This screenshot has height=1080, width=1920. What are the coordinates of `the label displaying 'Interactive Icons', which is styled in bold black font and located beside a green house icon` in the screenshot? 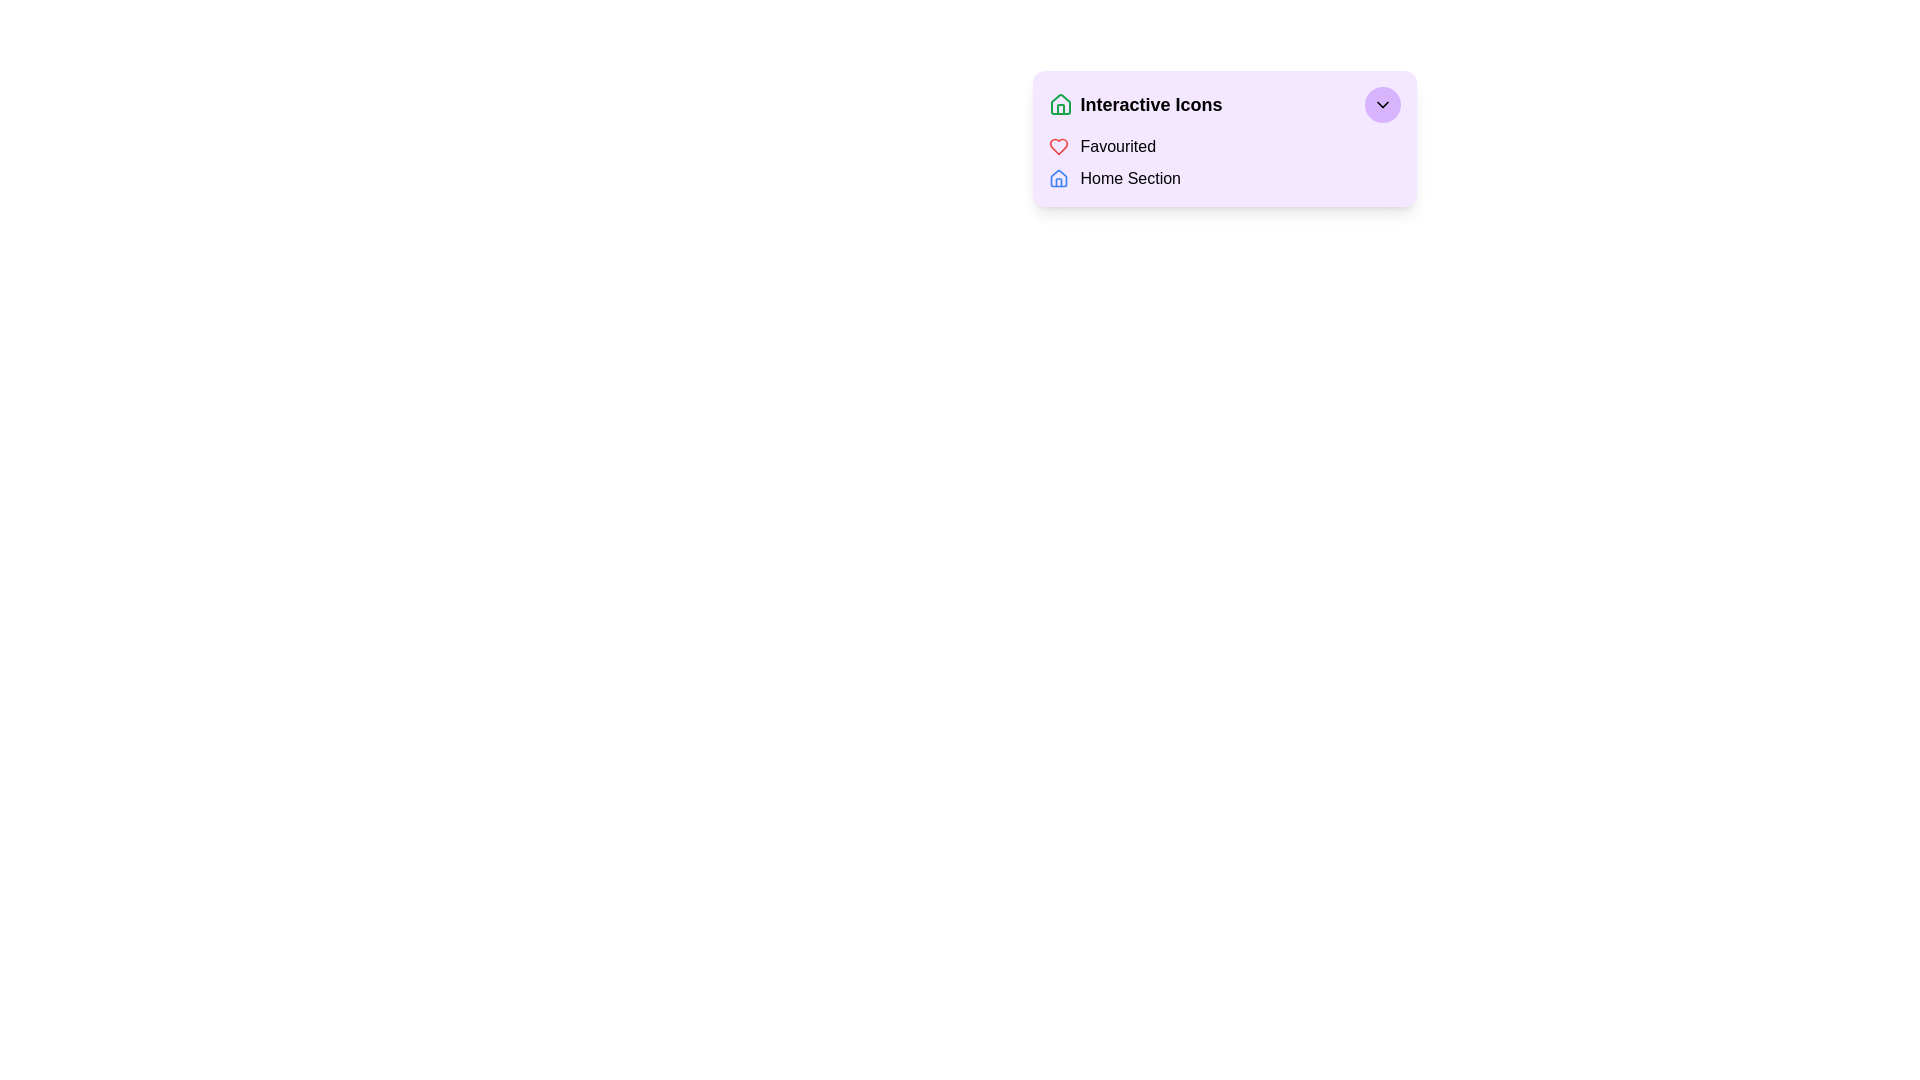 It's located at (1135, 104).